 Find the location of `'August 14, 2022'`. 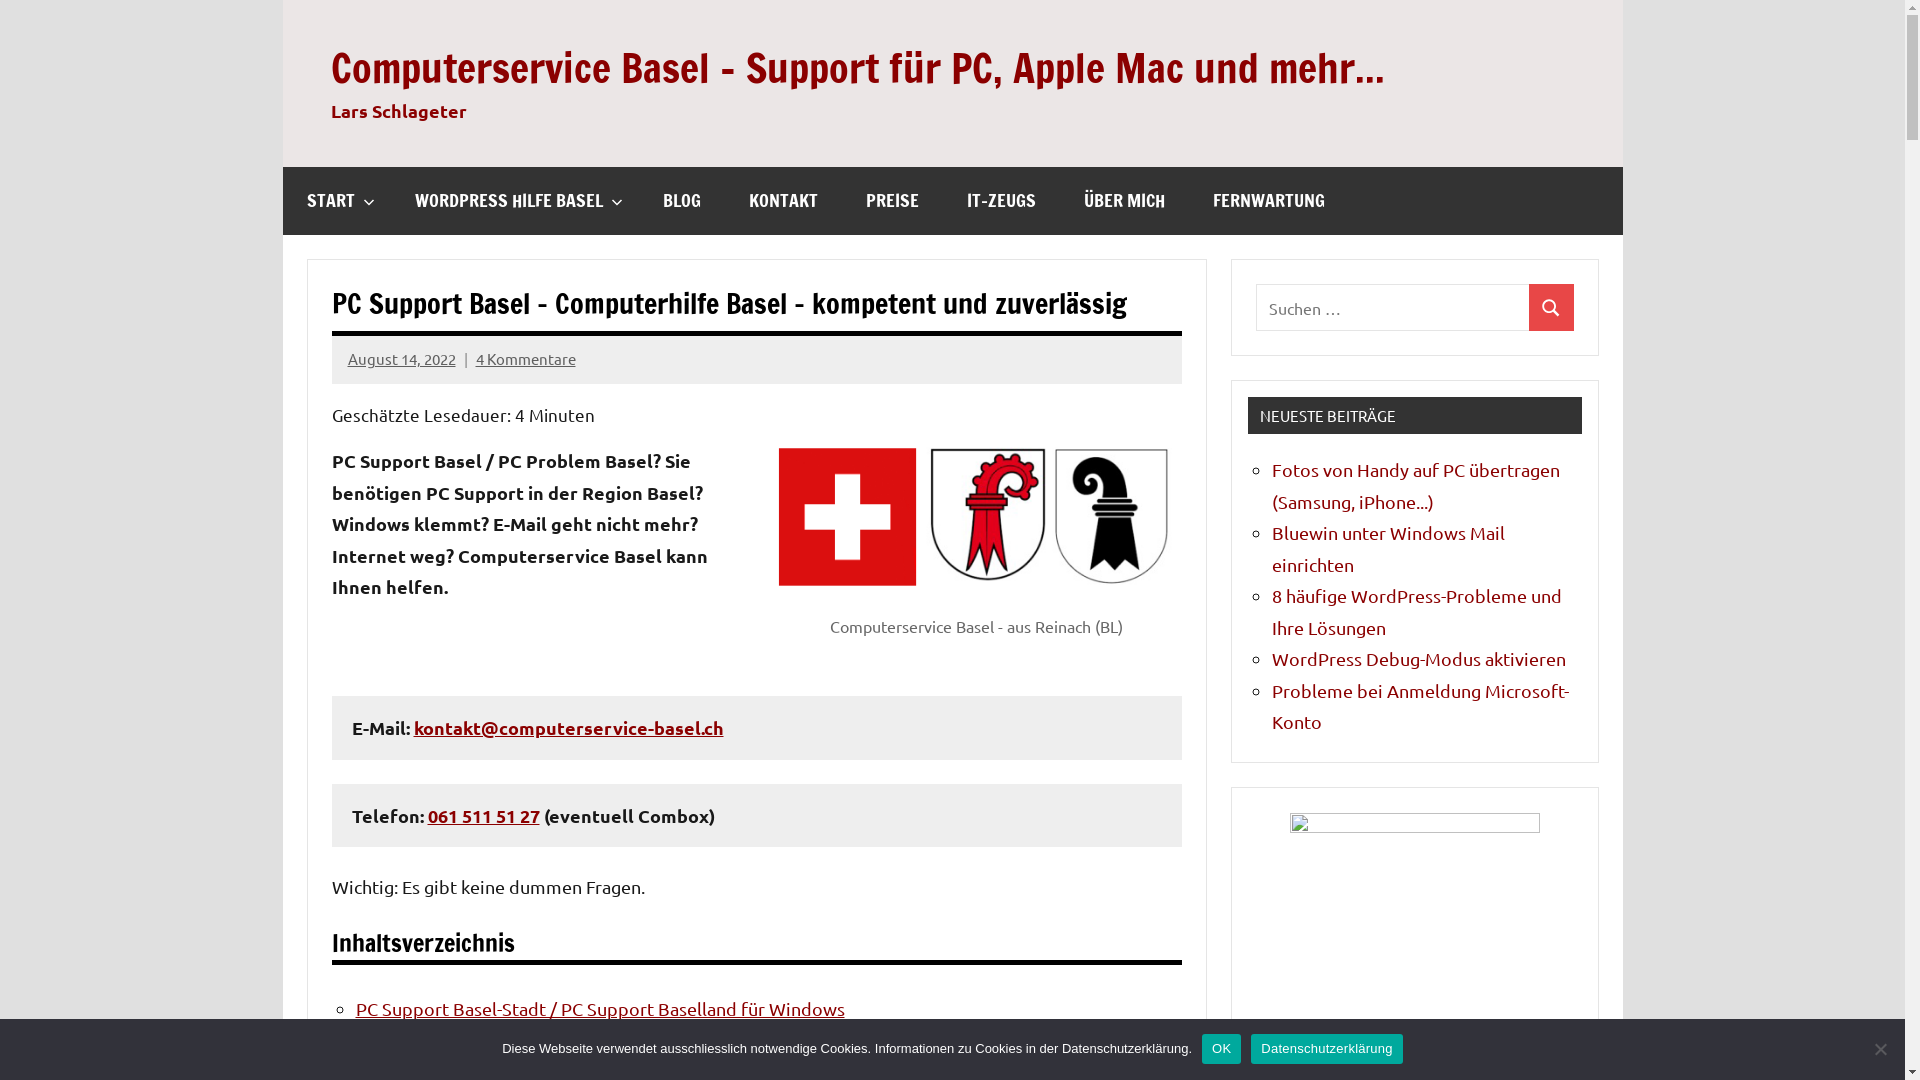

'August 14, 2022' is located at coordinates (401, 357).